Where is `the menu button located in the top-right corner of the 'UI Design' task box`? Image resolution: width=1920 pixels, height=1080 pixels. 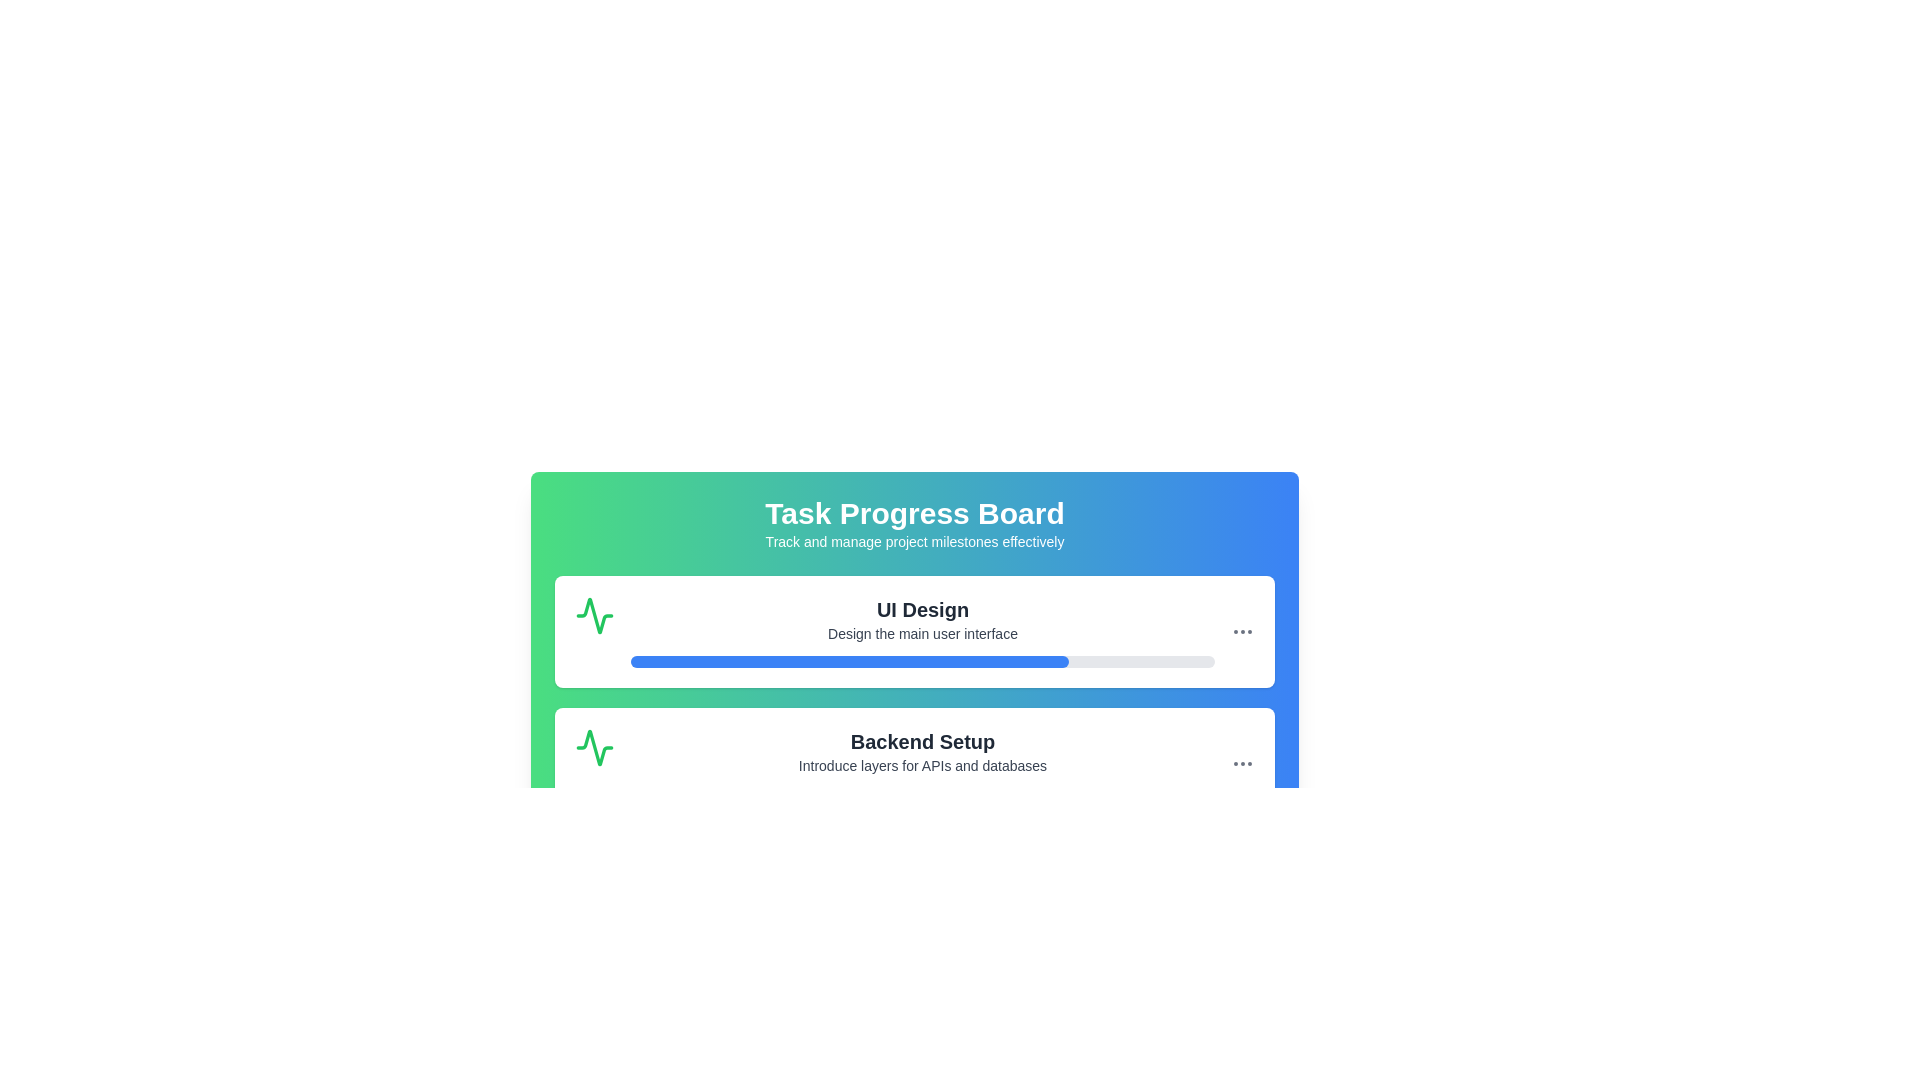
the menu button located in the top-right corner of the 'UI Design' task box is located at coordinates (1242, 632).